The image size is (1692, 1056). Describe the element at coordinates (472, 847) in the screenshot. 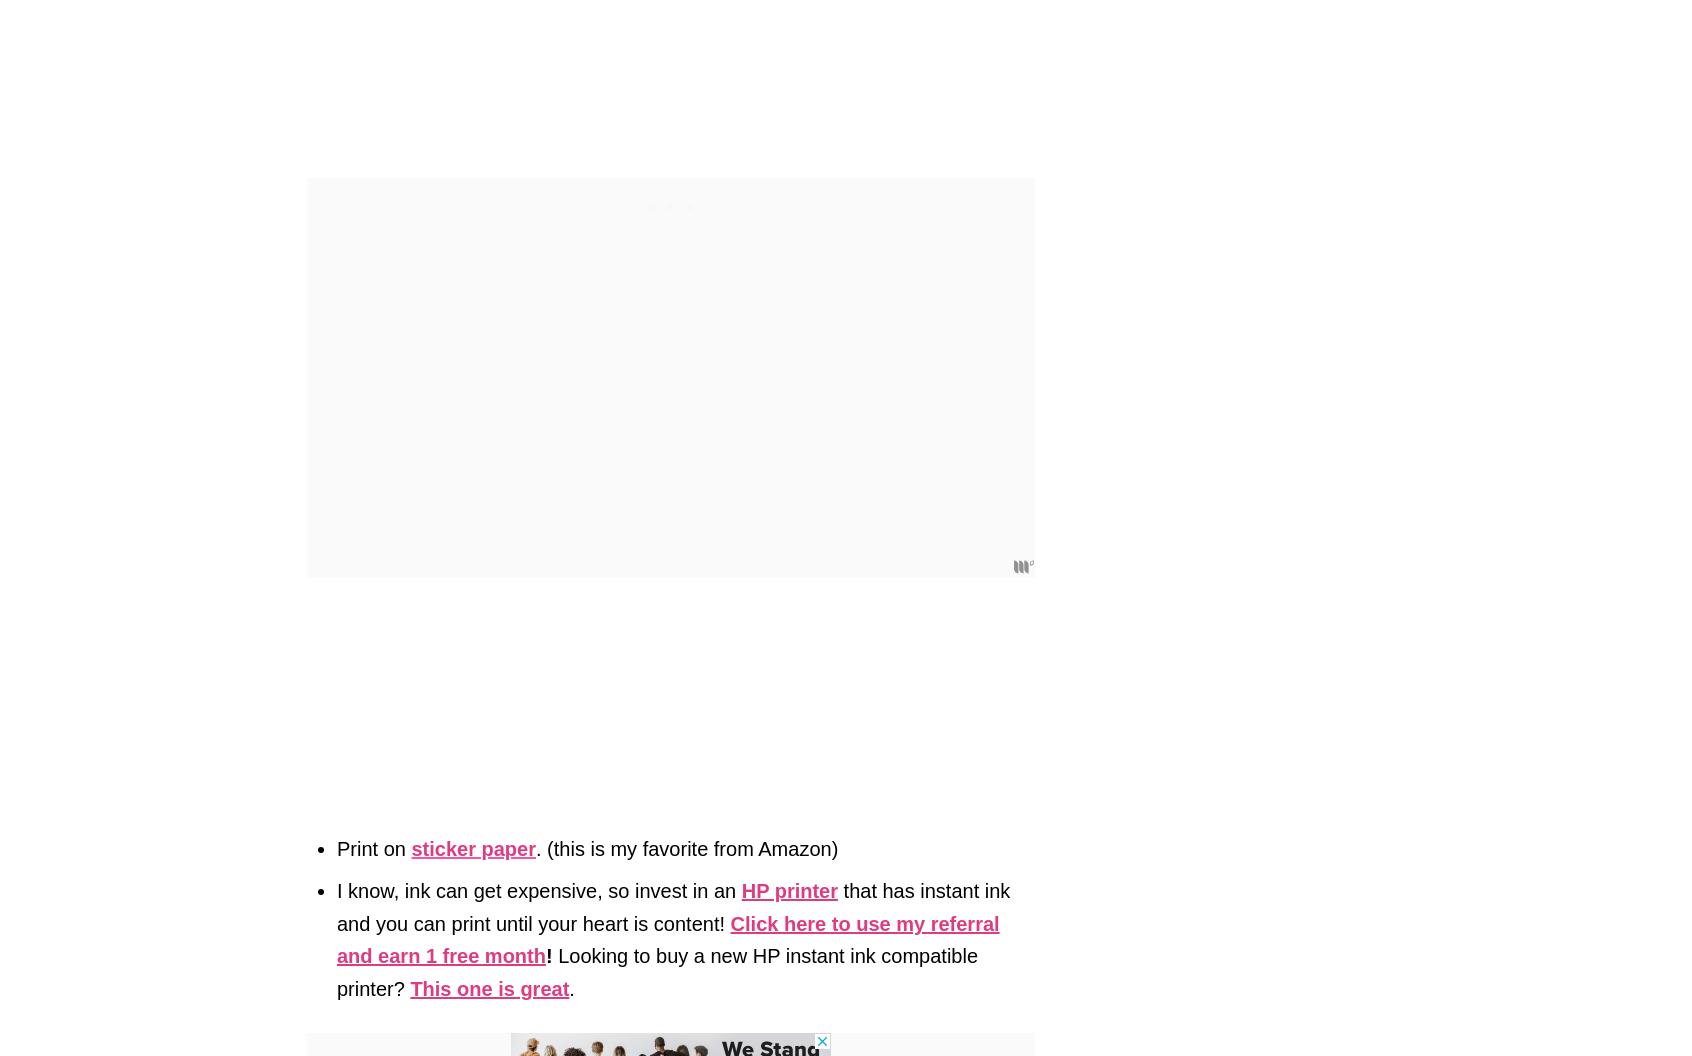

I see `'sticker paper'` at that location.